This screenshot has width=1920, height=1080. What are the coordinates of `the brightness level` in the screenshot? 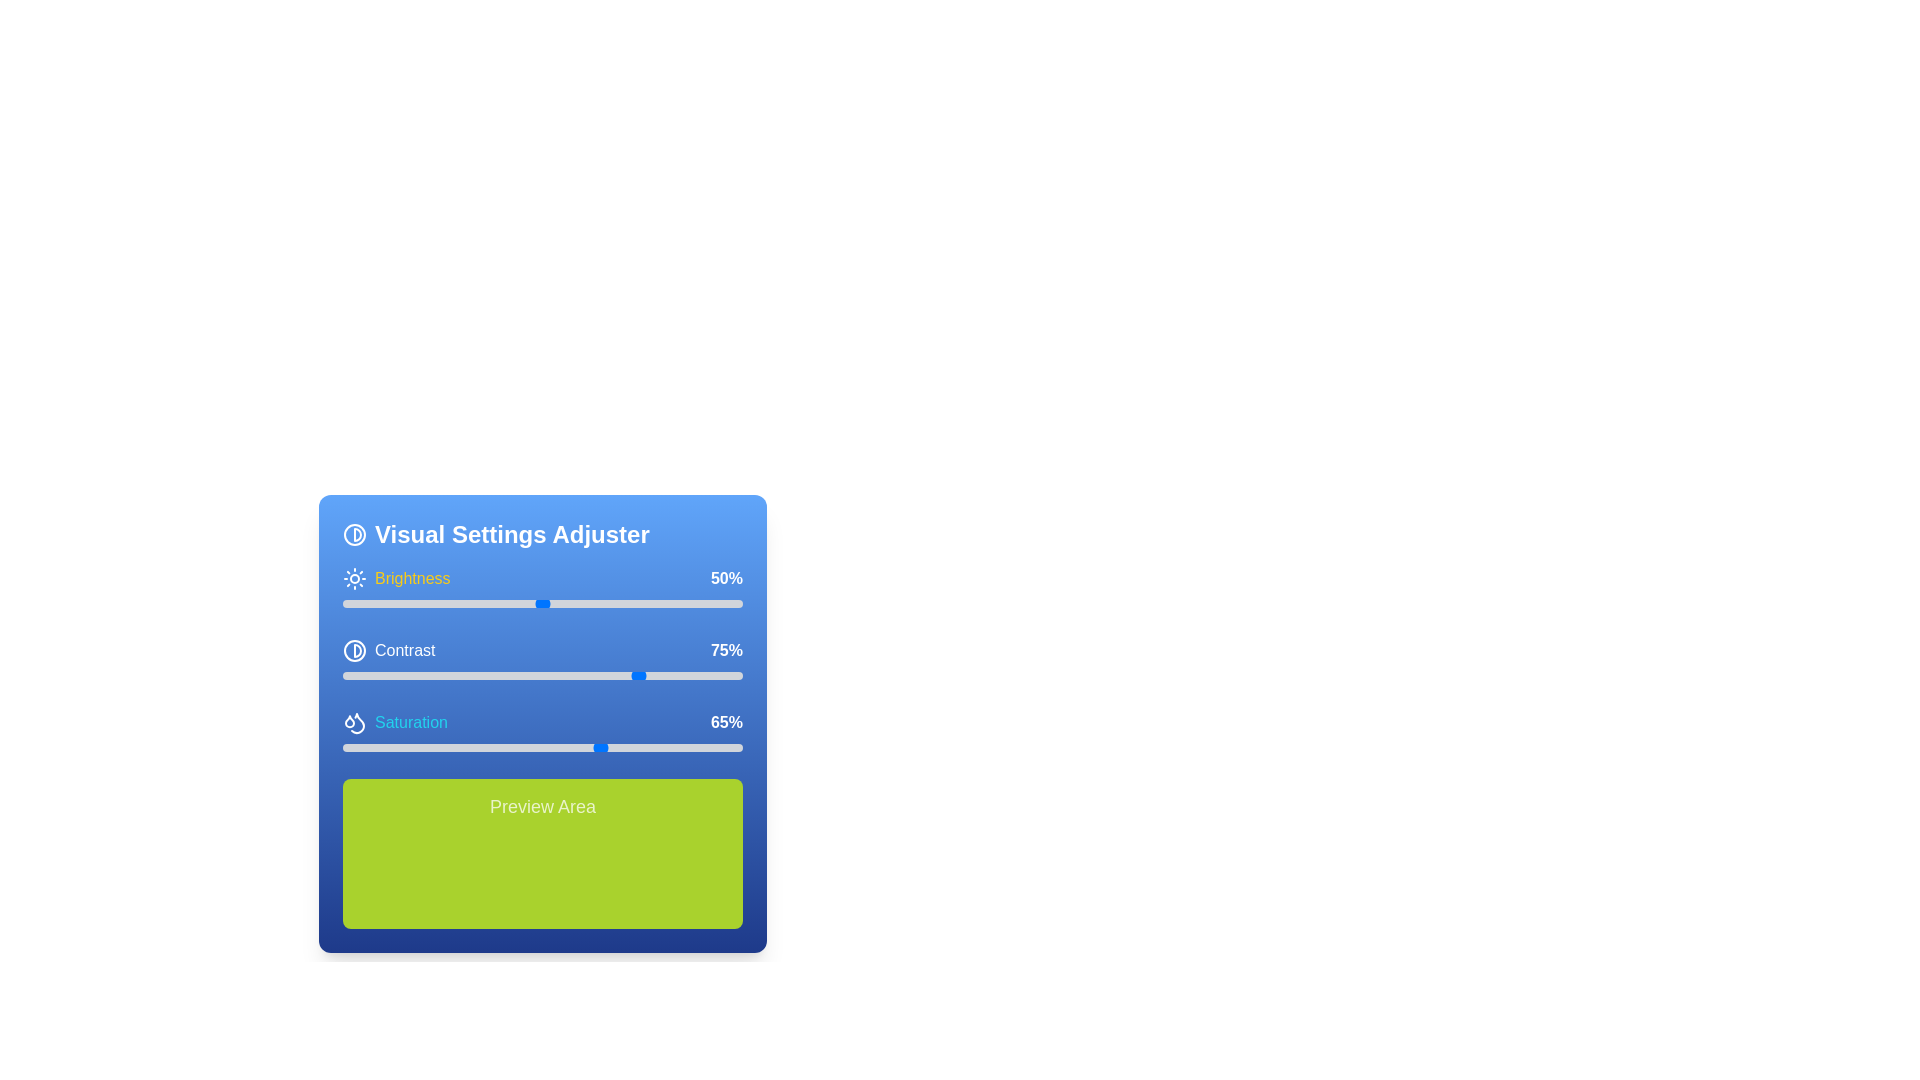 It's located at (551, 603).